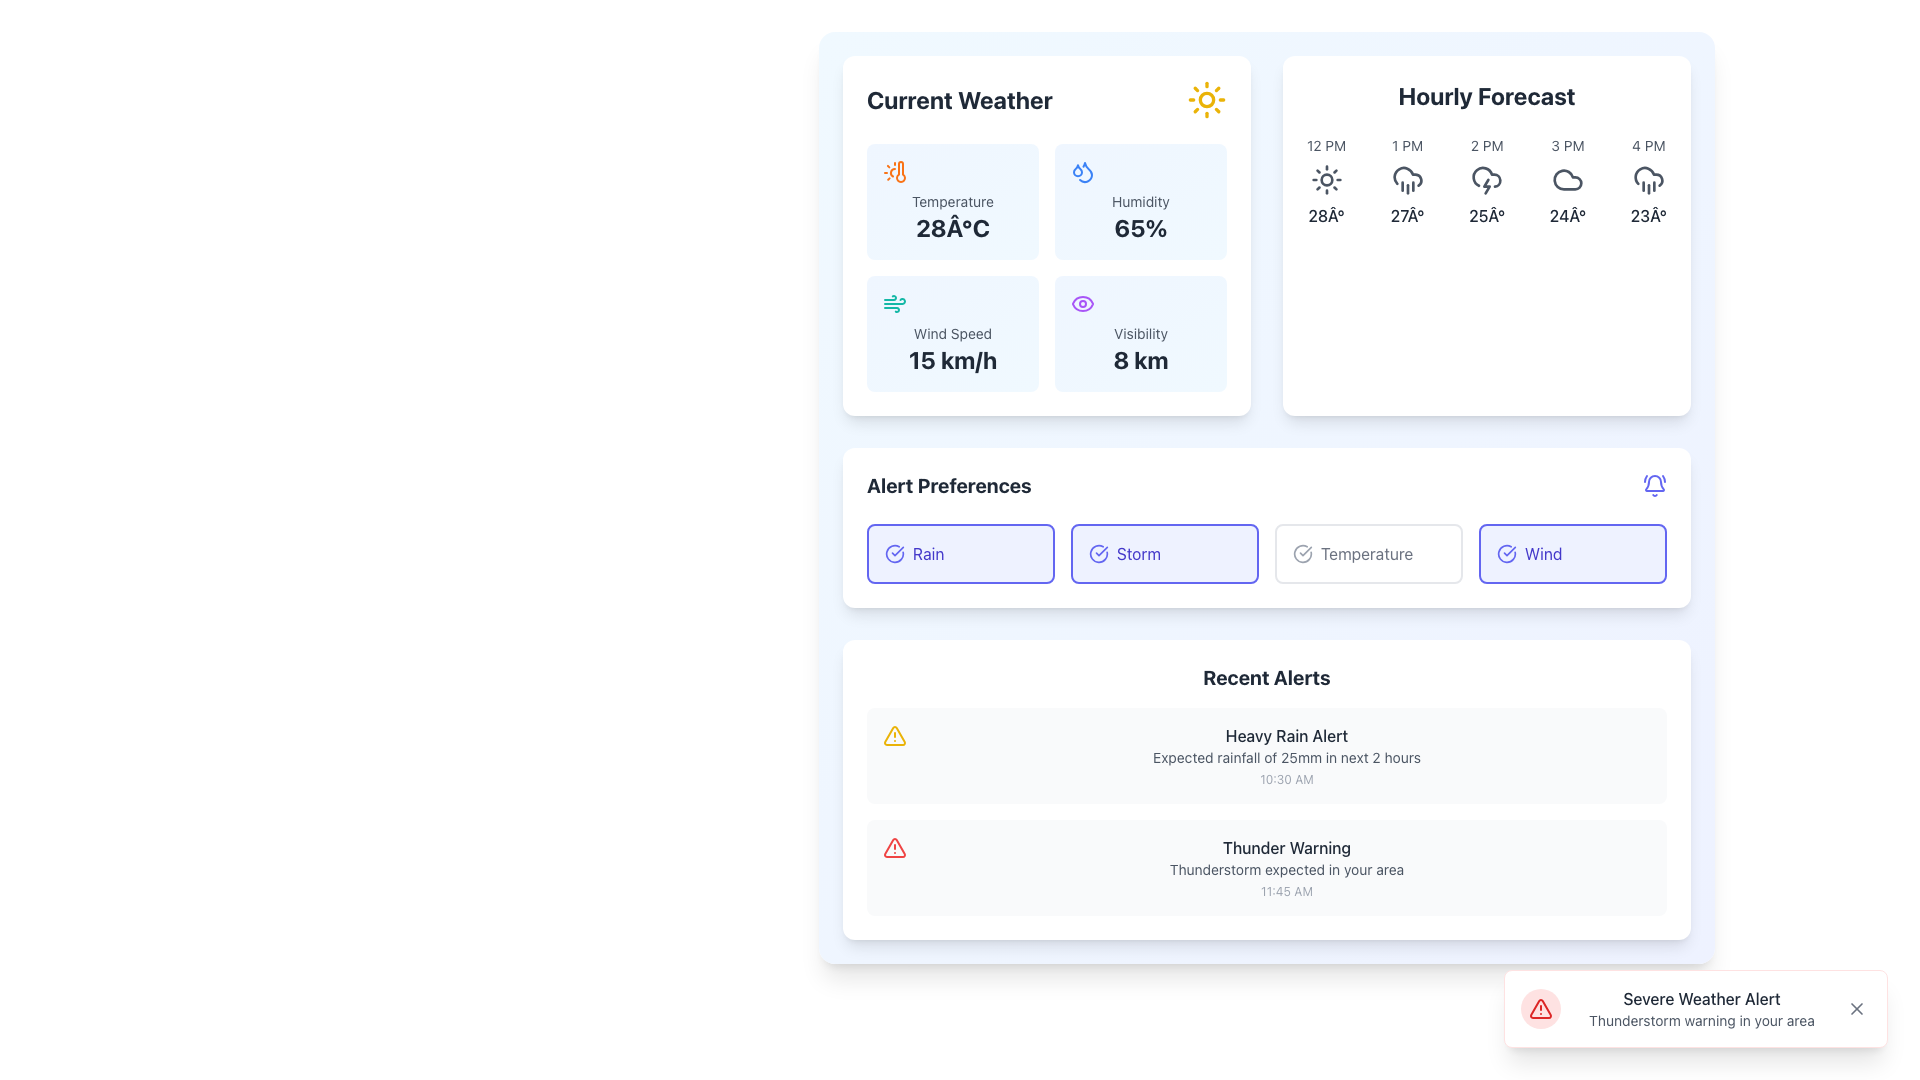 The image size is (1920, 1080). Describe the element at coordinates (1366, 554) in the screenshot. I see `the 'Temperature' text label, which is the fourth item in the 'Alert Preferences' section, positioned between 'Storm' and 'Wind'` at that location.